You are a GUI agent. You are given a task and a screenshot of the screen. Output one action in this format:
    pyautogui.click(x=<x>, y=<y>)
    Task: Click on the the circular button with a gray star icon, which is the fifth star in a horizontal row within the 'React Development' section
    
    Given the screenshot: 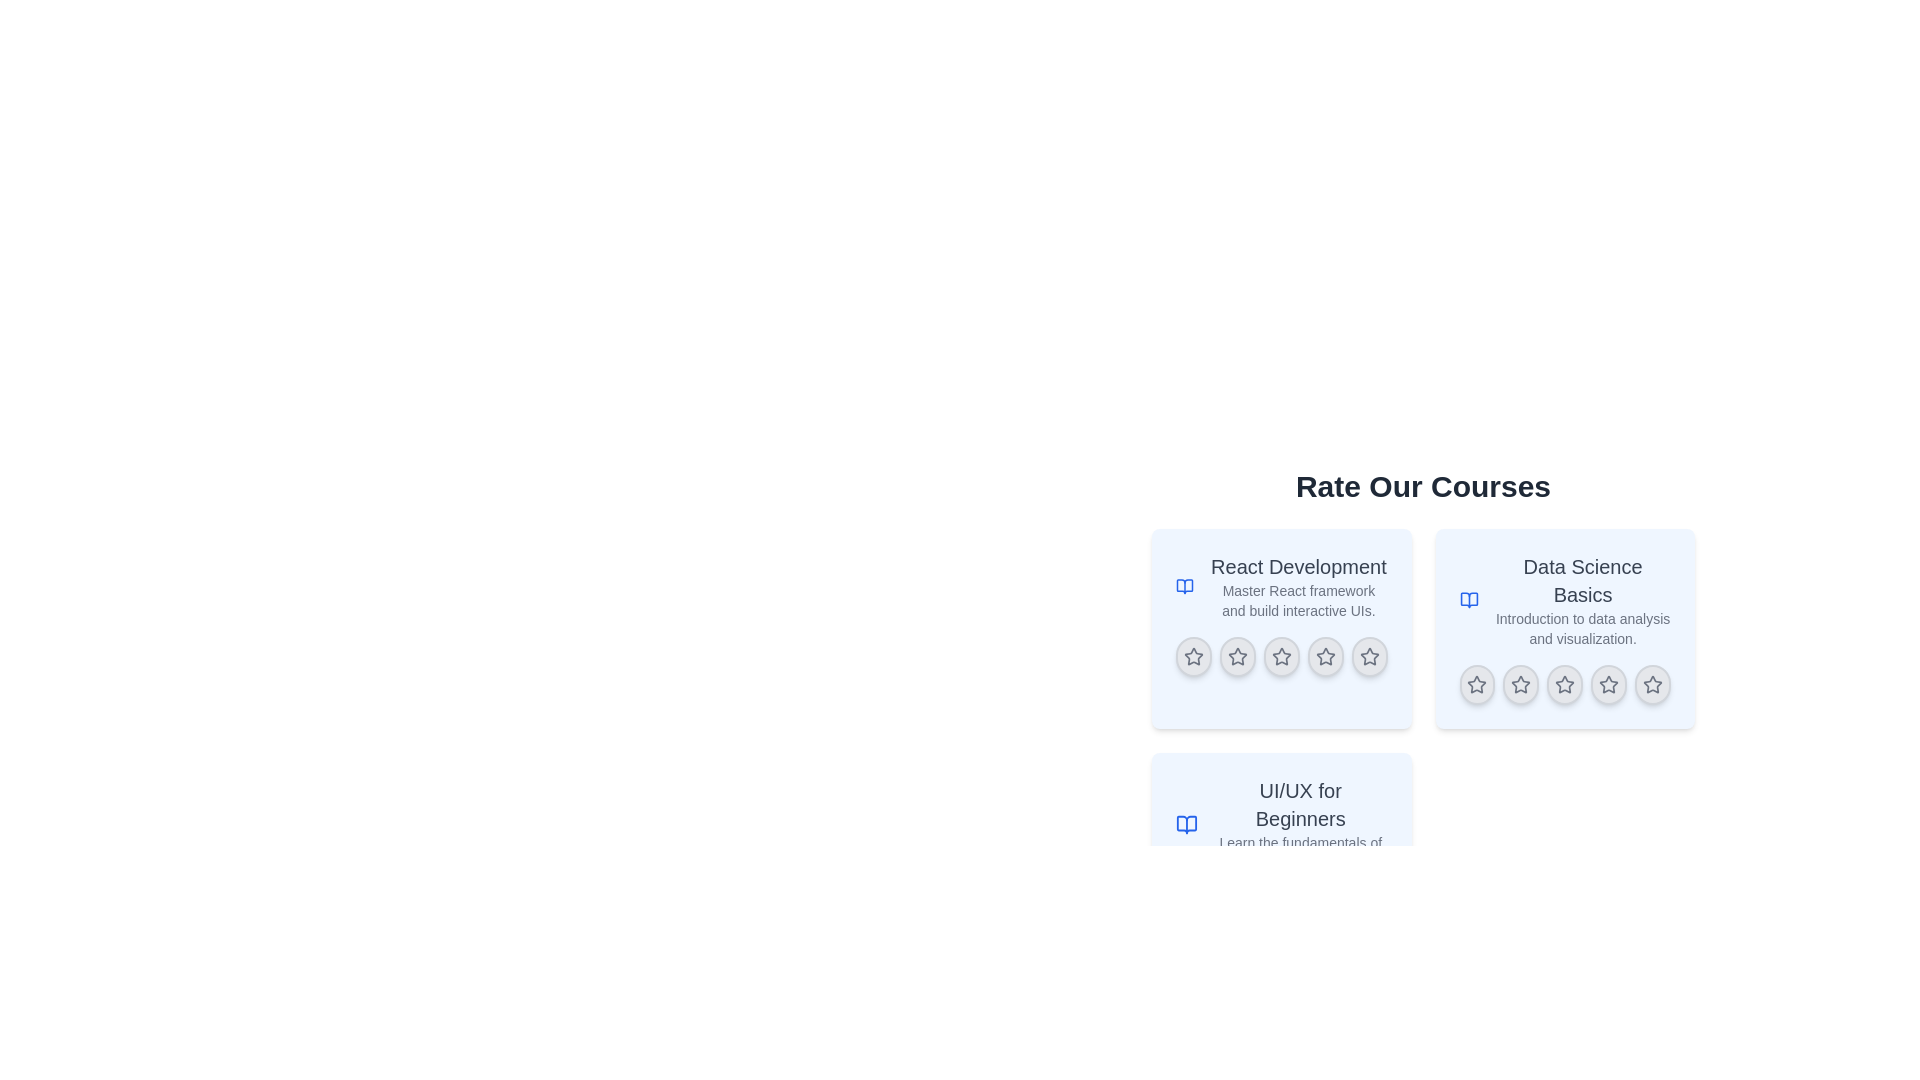 What is the action you would take?
    pyautogui.click(x=1368, y=656)
    